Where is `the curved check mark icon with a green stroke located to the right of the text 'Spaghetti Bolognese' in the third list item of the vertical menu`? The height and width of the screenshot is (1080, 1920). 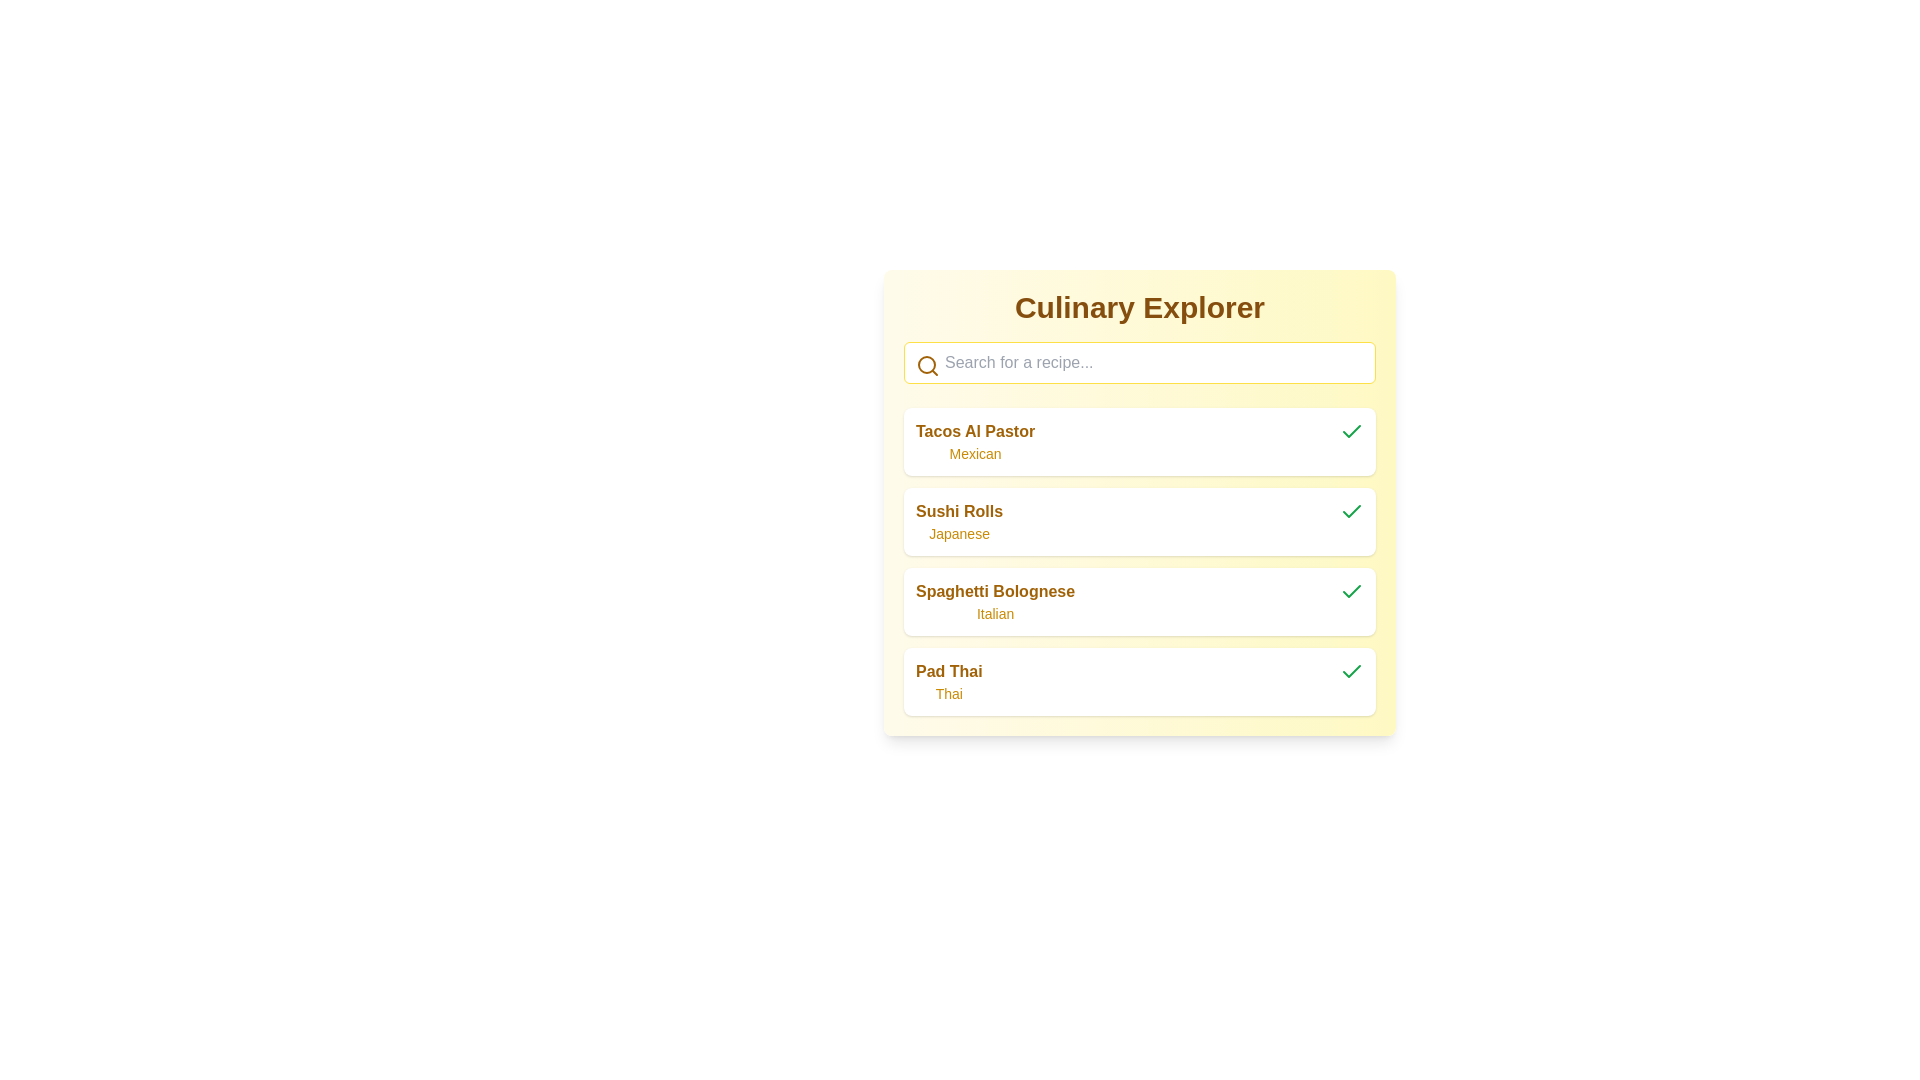 the curved check mark icon with a green stroke located to the right of the text 'Spaghetti Bolognese' in the third list item of the vertical menu is located at coordinates (1352, 671).